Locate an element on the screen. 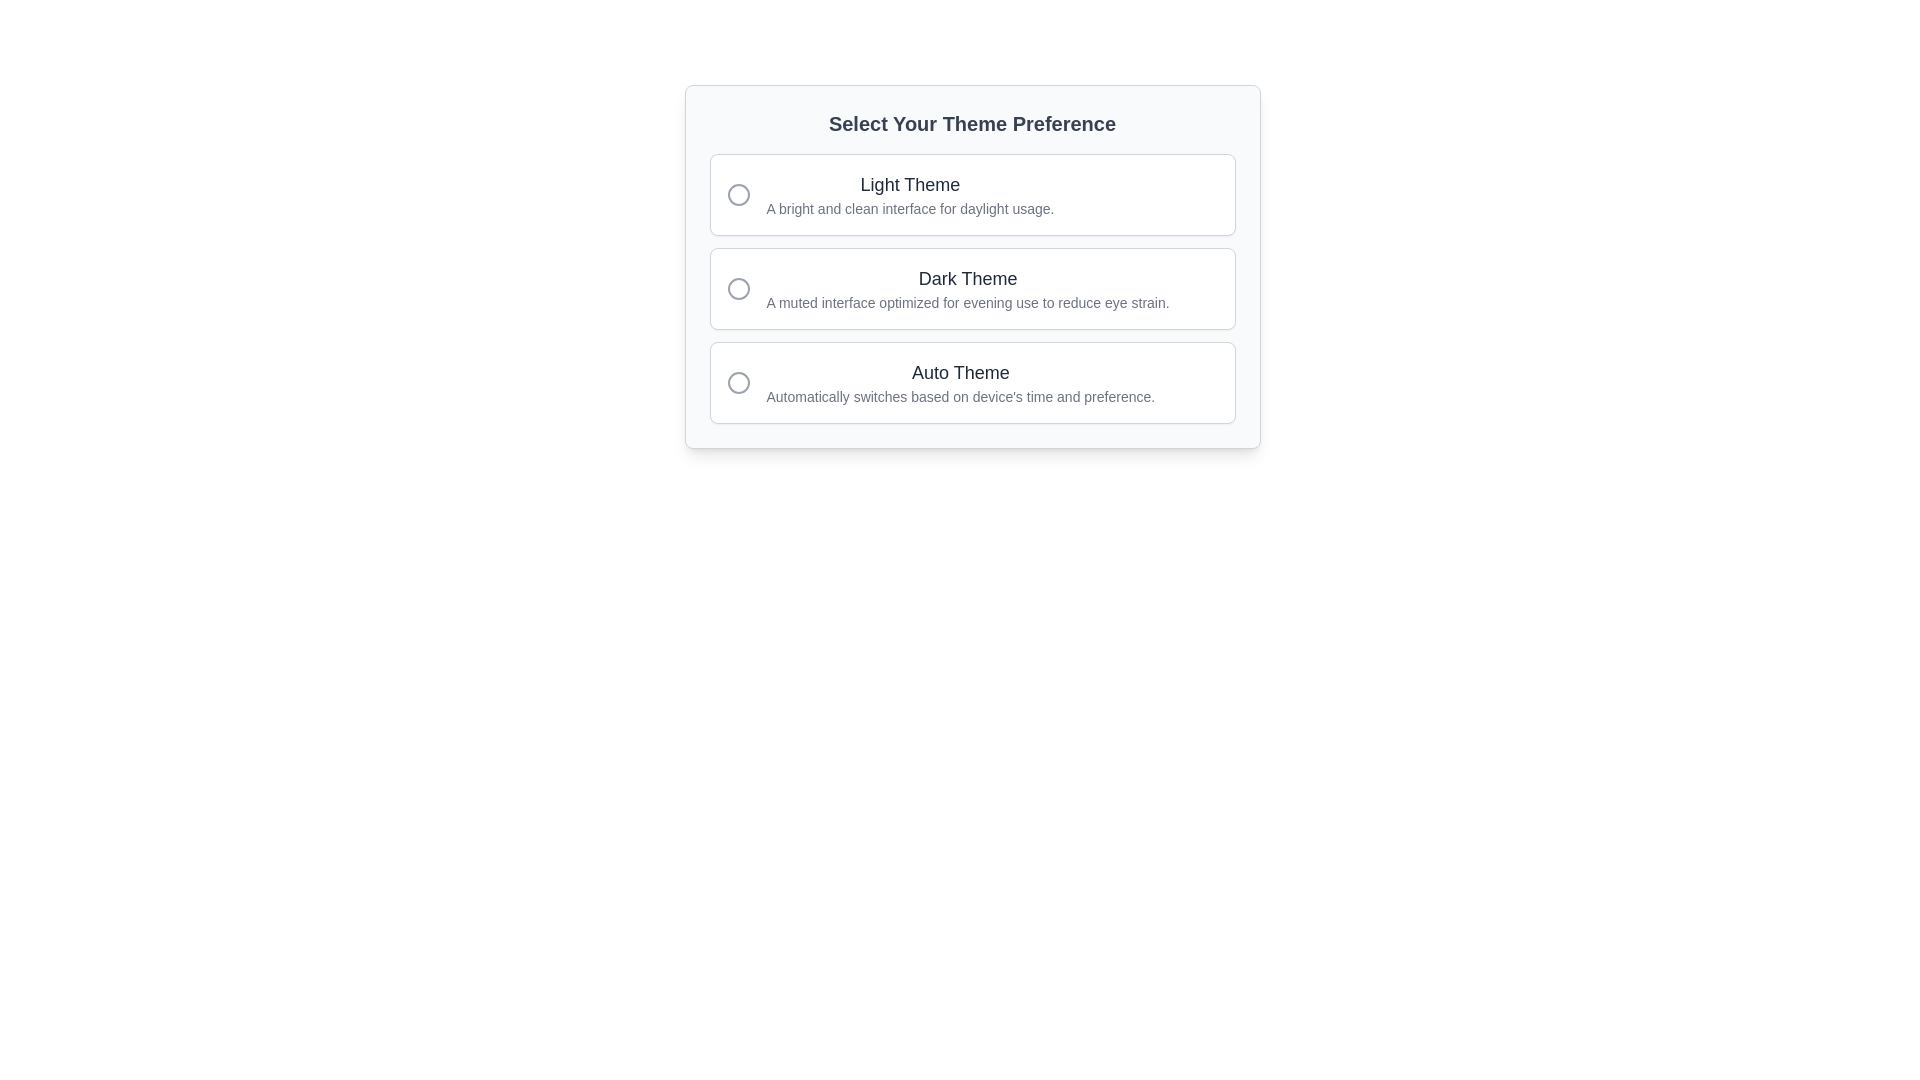  descriptive text label that reads 'A muted interface optimized for evening use to reduce eye strain.' located below the 'Dark Theme' text in the theme preferences interface is located at coordinates (968, 303).